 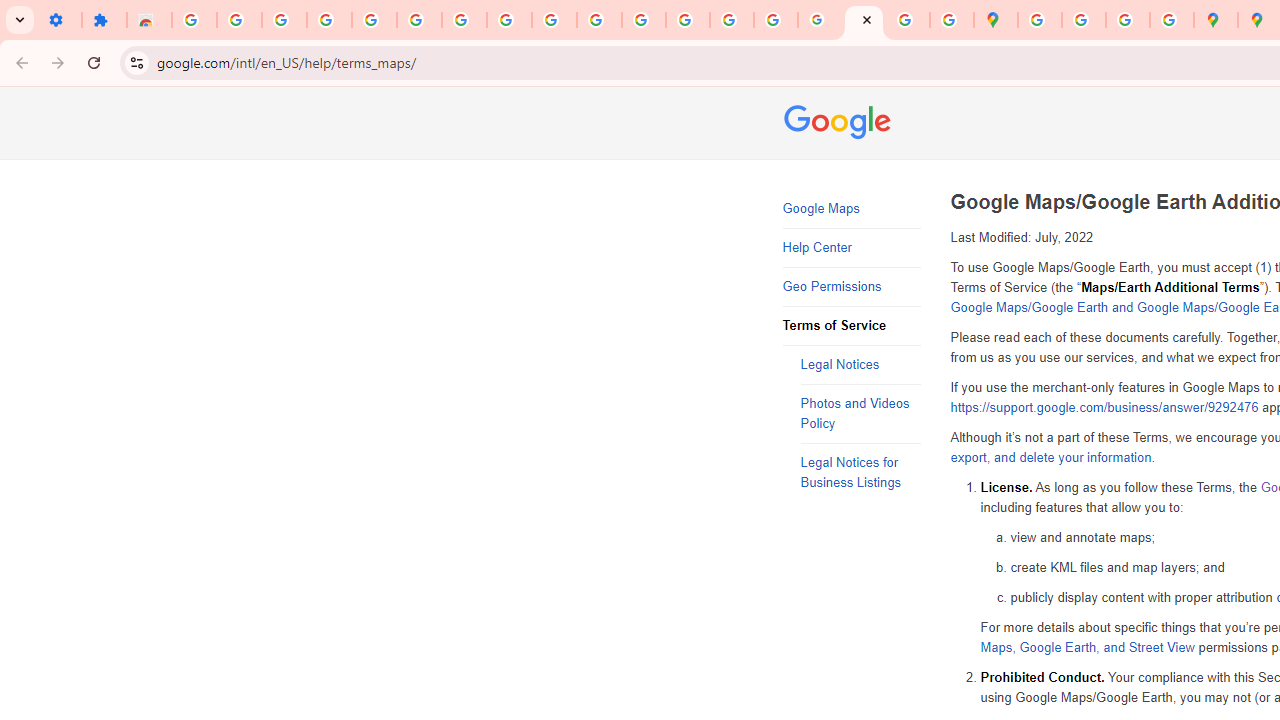 What do you see at coordinates (851, 209) in the screenshot?
I see `'Google Maps'` at bounding box center [851, 209].